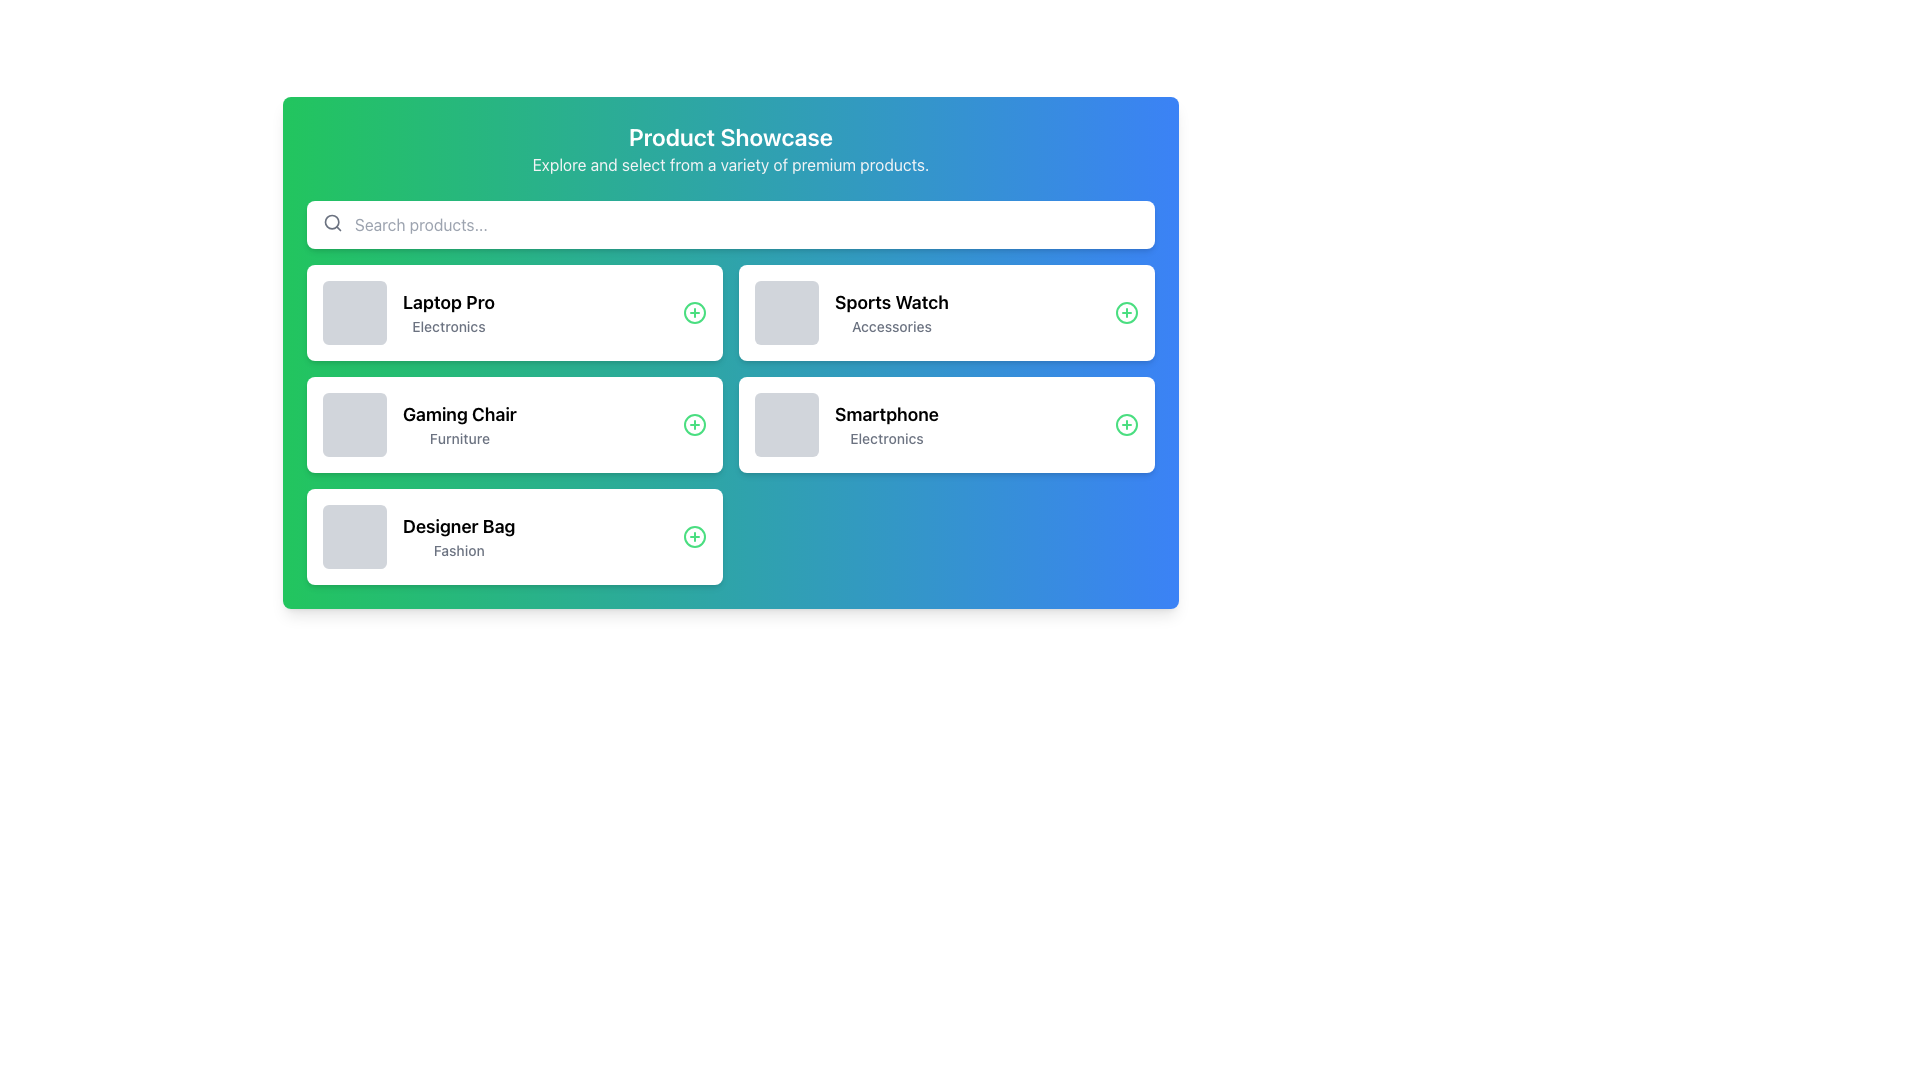 This screenshot has height=1080, width=1920. I want to click on the Text element displaying product details for 'Laptop Pro' in the Electronics category, located in the top-left corner of a multi-card grid, so click(407, 312).